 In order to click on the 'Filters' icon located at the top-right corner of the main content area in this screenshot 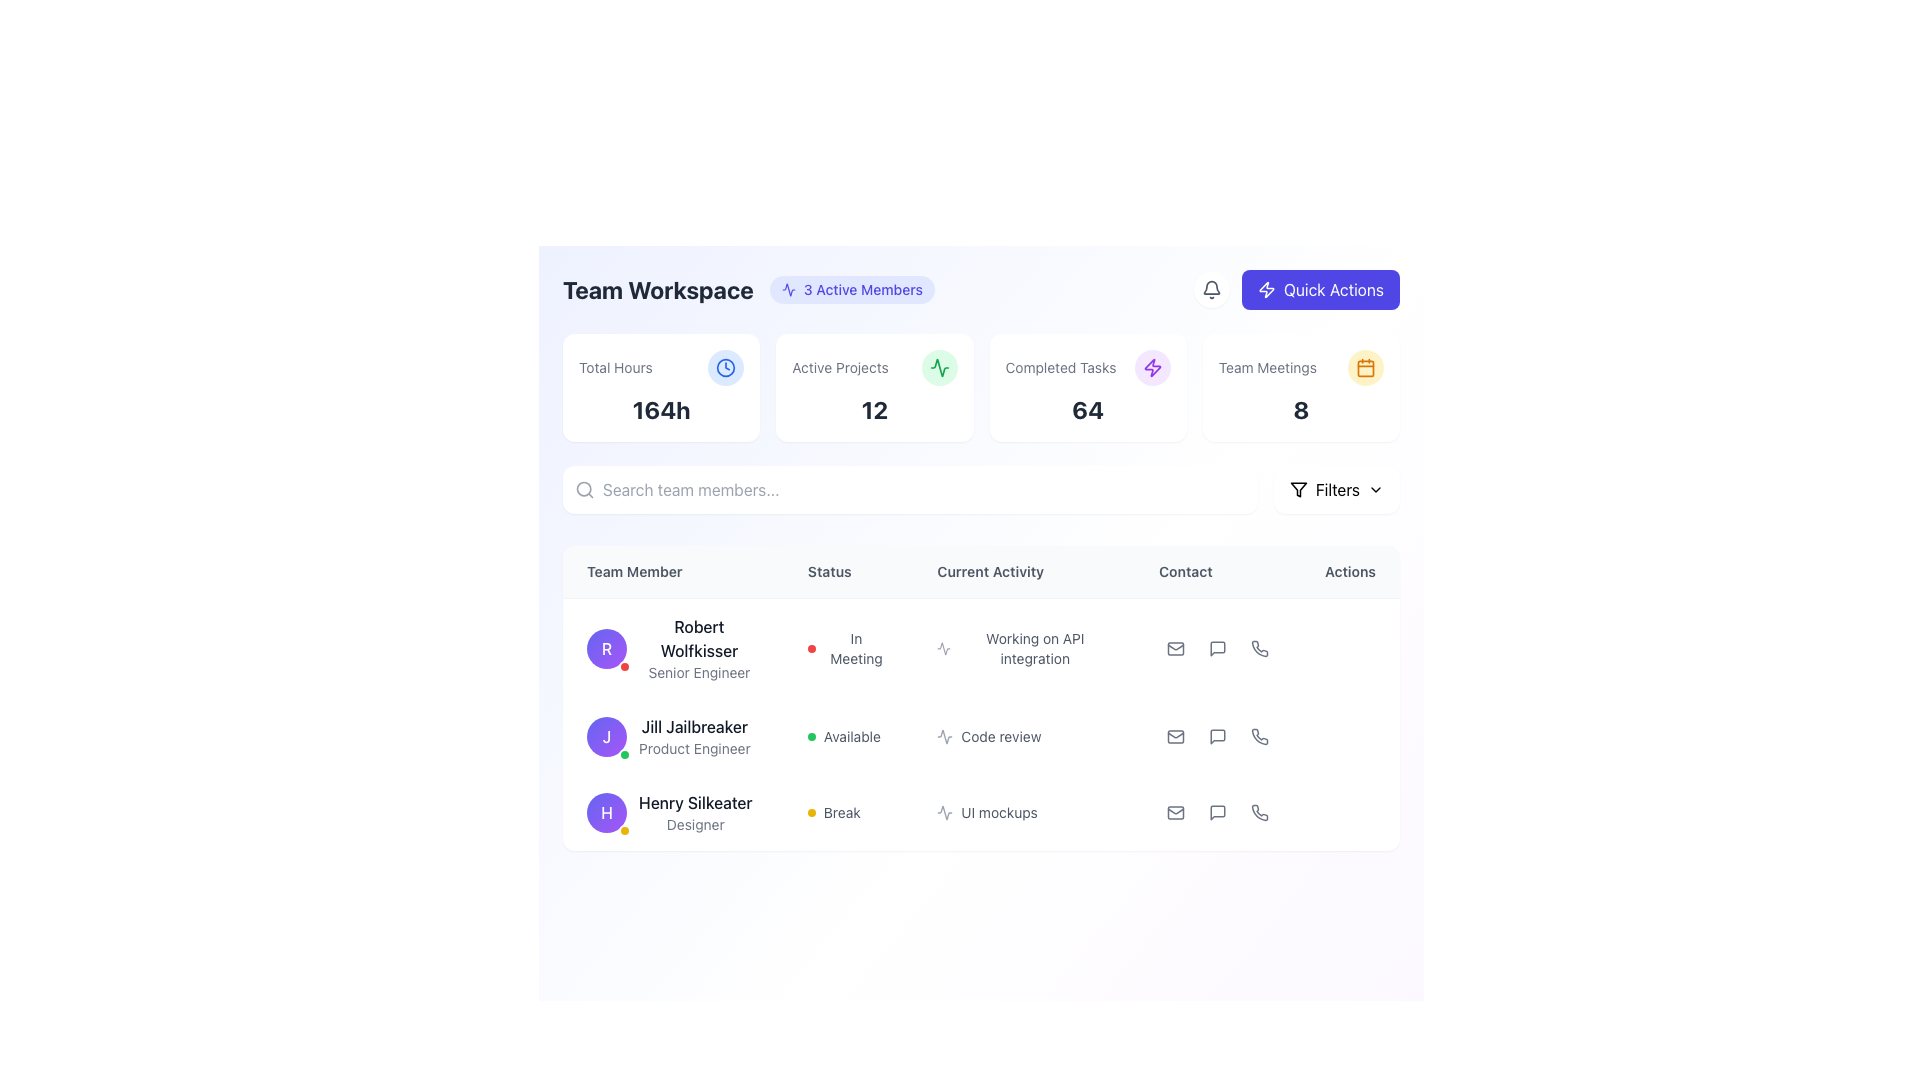, I will do `click(1298, 489)`.